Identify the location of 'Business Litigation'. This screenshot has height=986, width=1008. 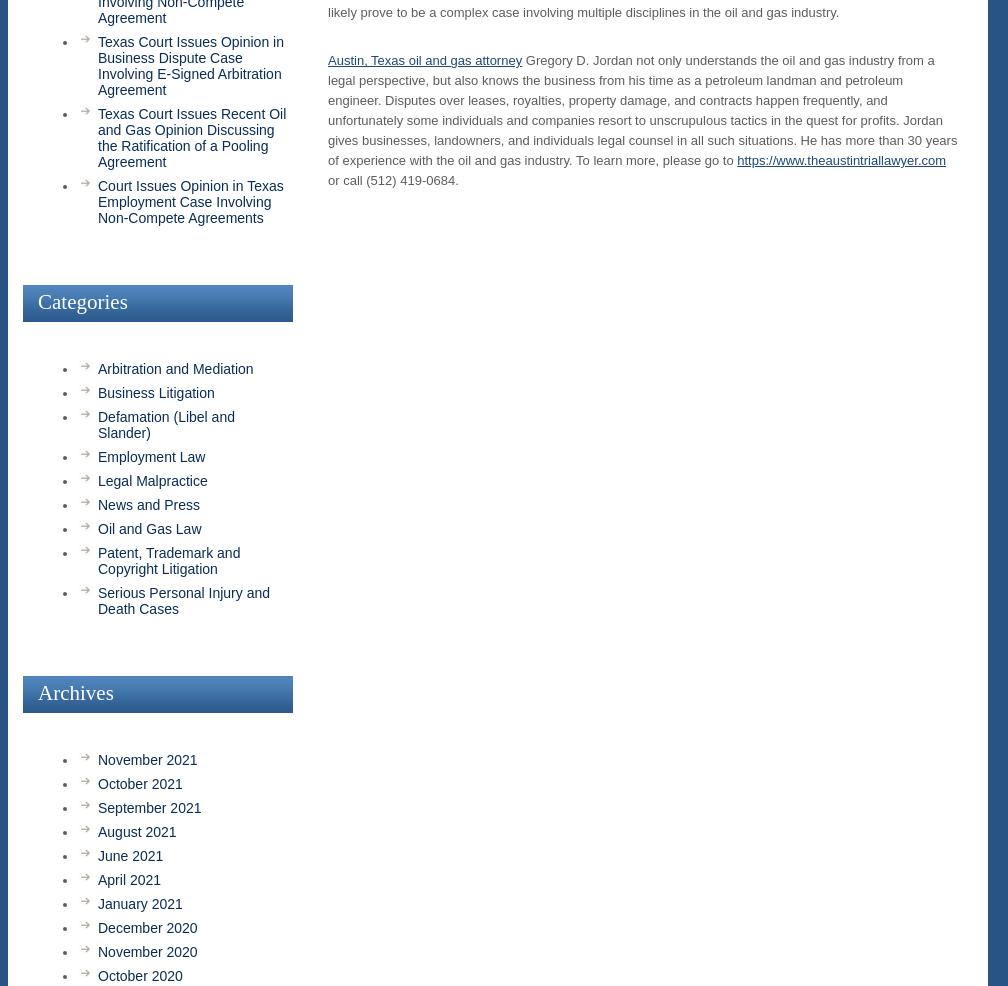
(156, 392).